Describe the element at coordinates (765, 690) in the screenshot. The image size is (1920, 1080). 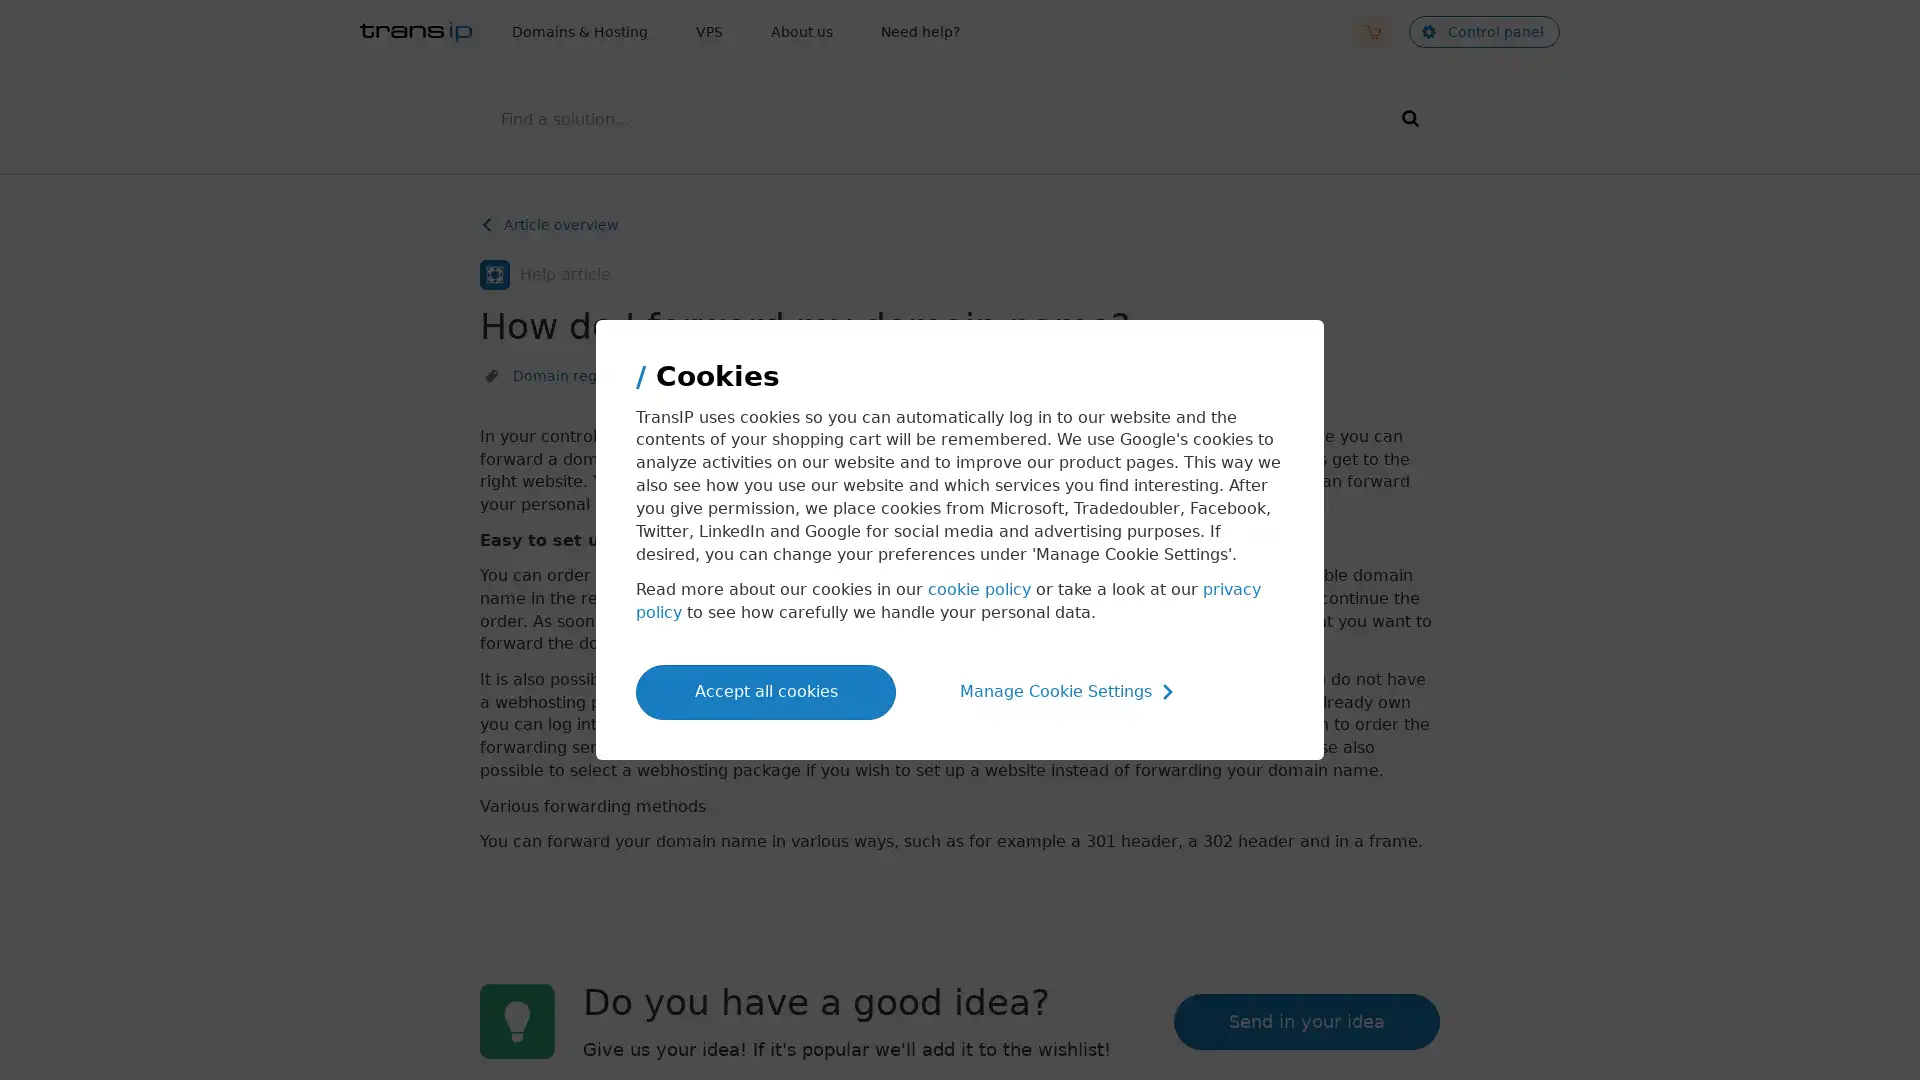
I see `Accept all cookies` at that location.